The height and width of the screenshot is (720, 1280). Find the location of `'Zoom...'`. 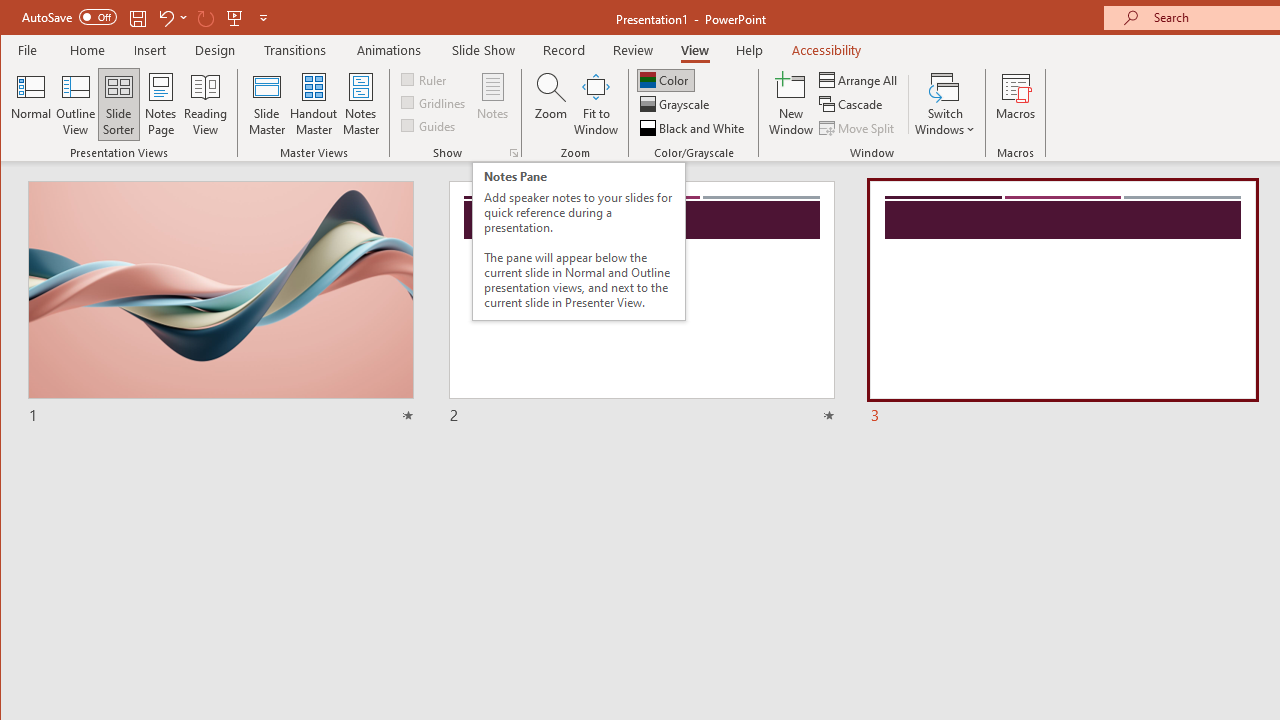

'Zoom...' is located at coordinates (551, 104).